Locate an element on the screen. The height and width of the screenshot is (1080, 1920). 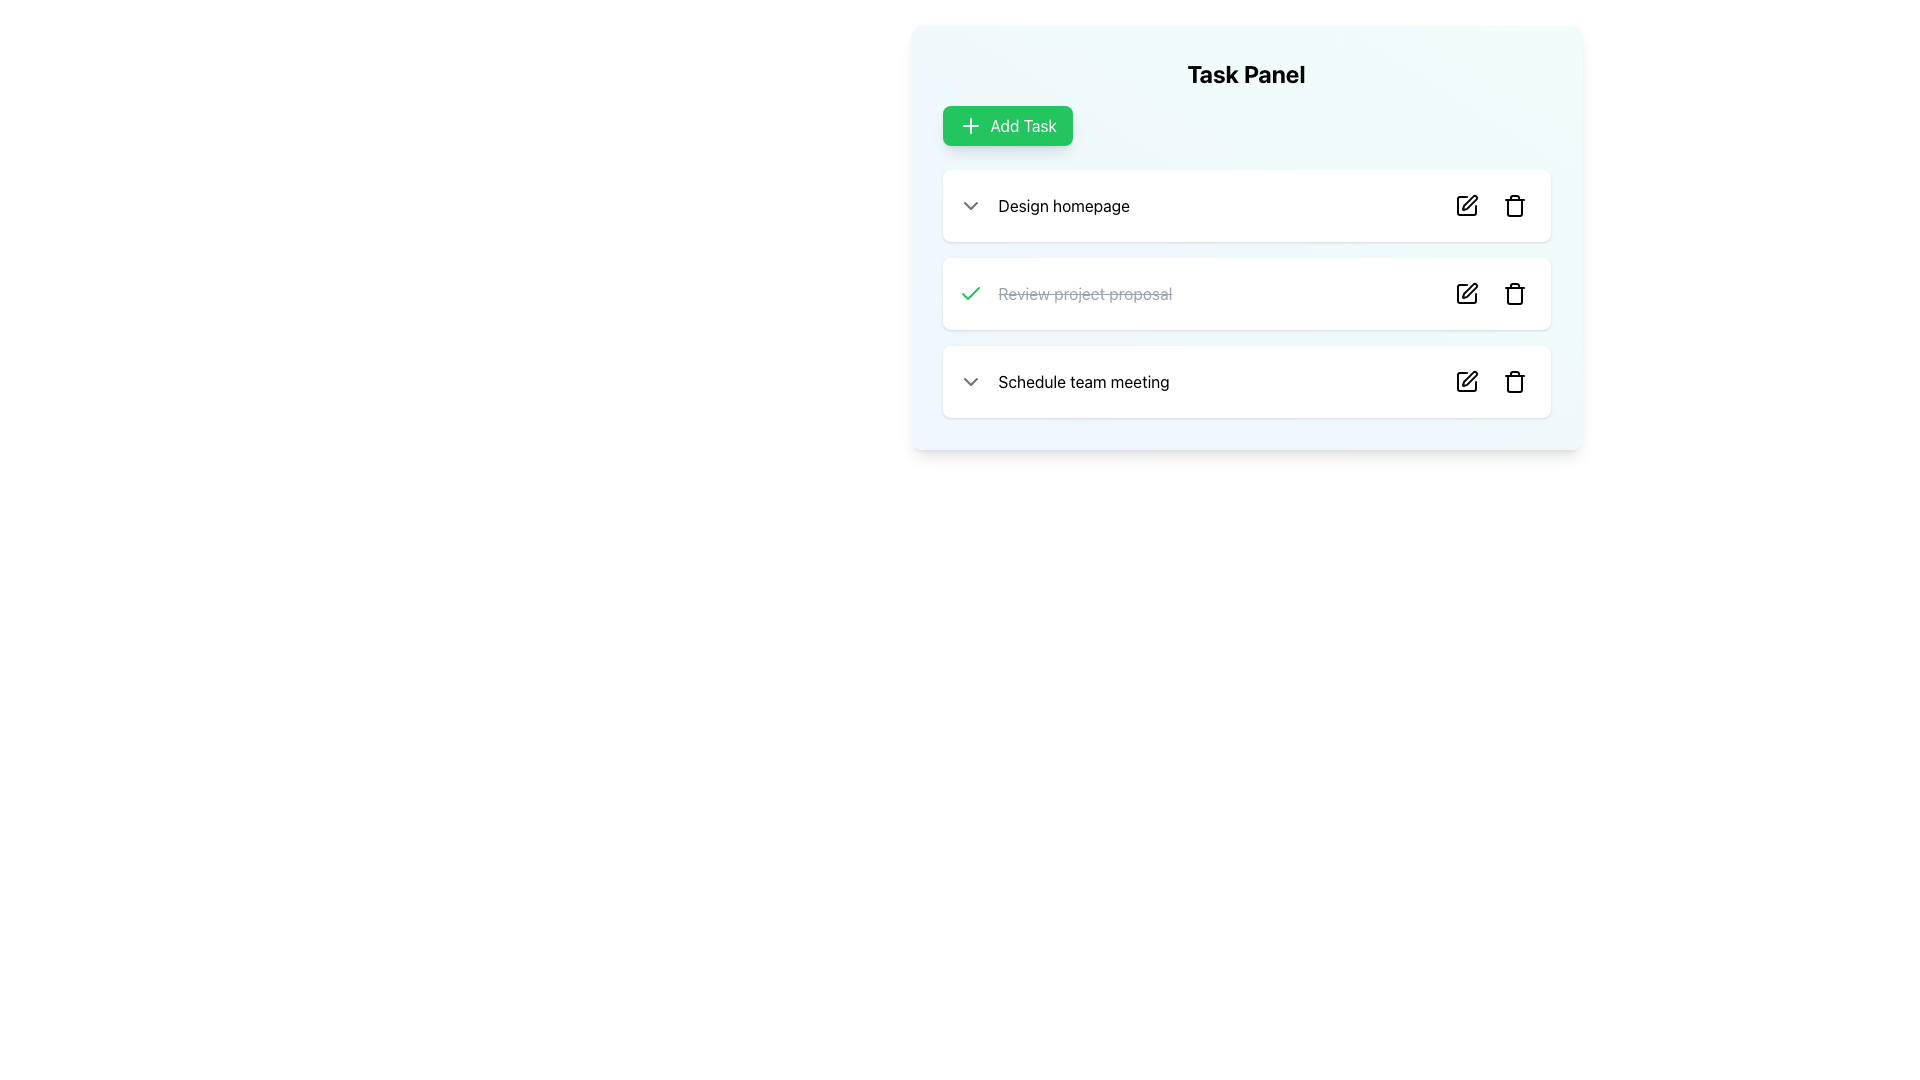
the edit icon positioned to the left of the delete icon and directly to the right of the task name 'Schedule team meeting' is located at coordinates (1466, 381).